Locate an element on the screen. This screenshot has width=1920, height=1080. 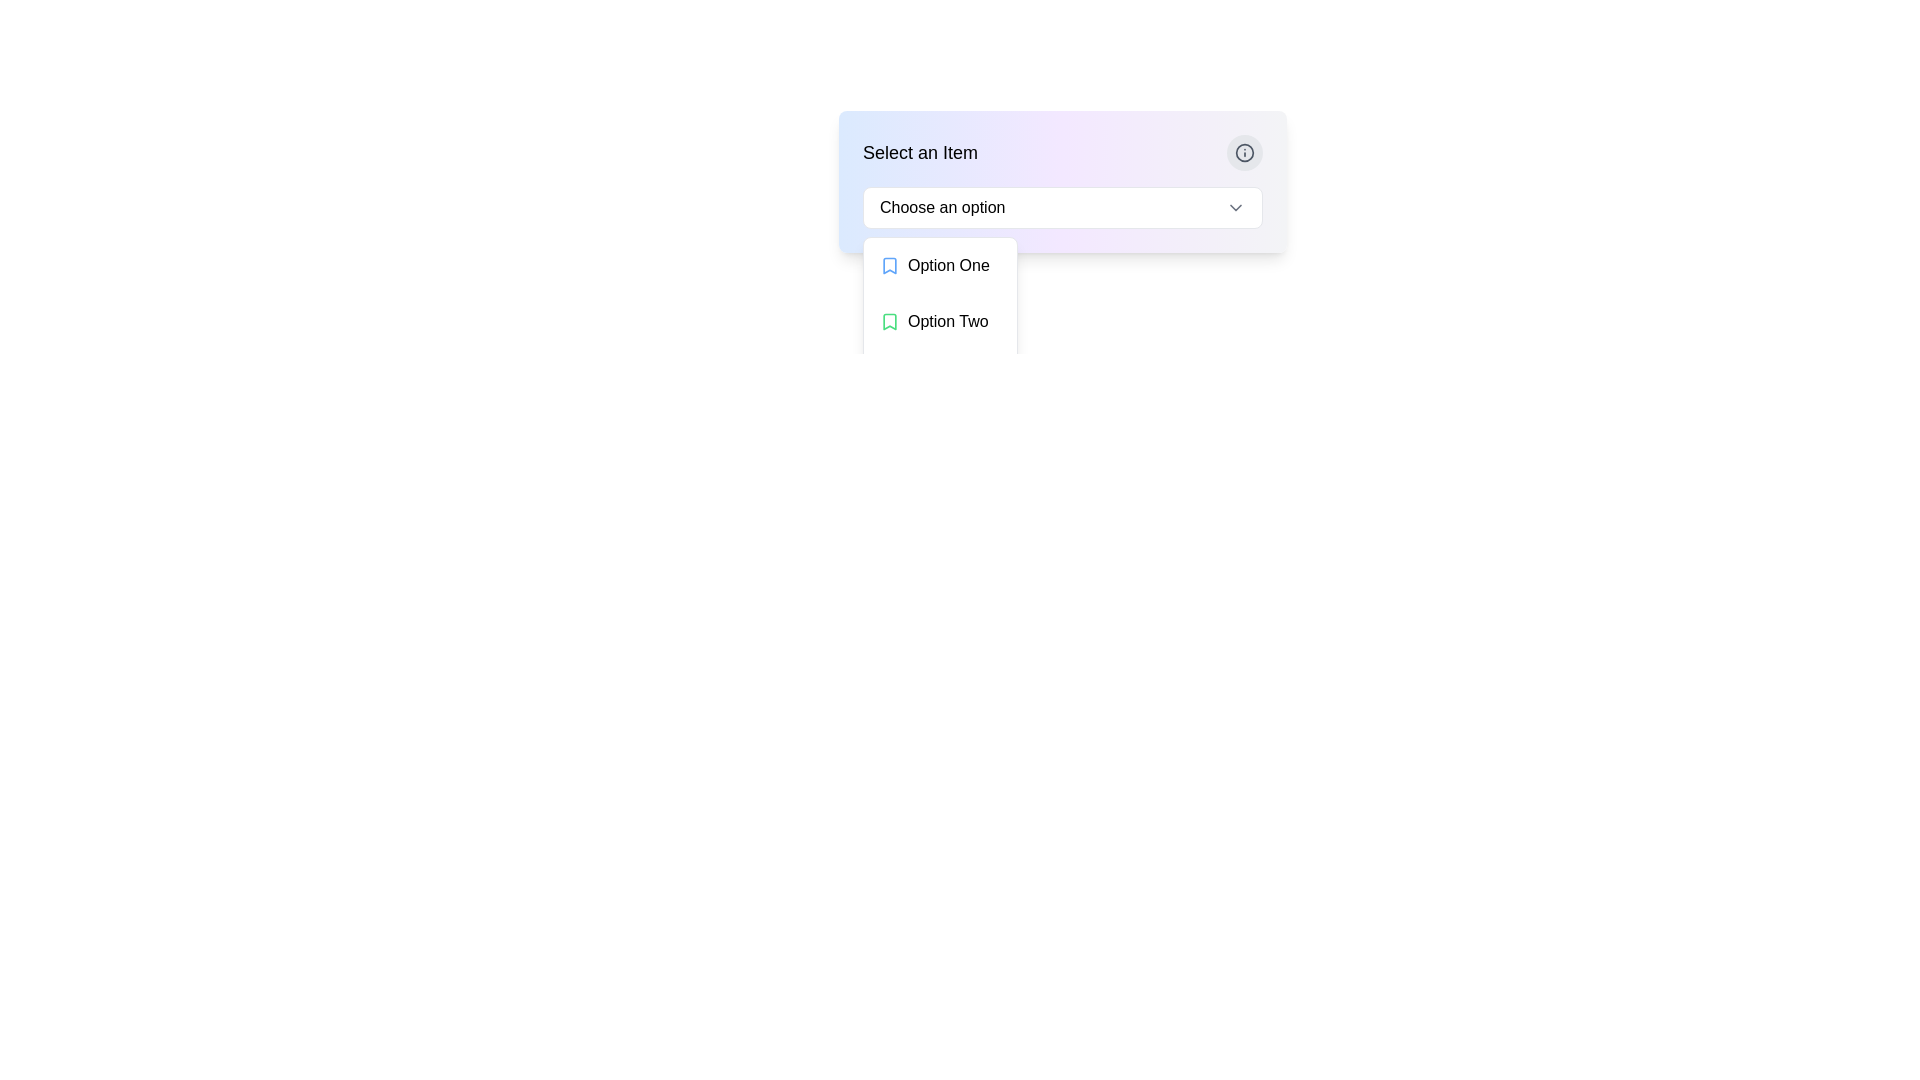
the text label 'Option One' located in the dropdown list next to the bookmark icon, which is the first selectable option is located at coordinates (947, 265).